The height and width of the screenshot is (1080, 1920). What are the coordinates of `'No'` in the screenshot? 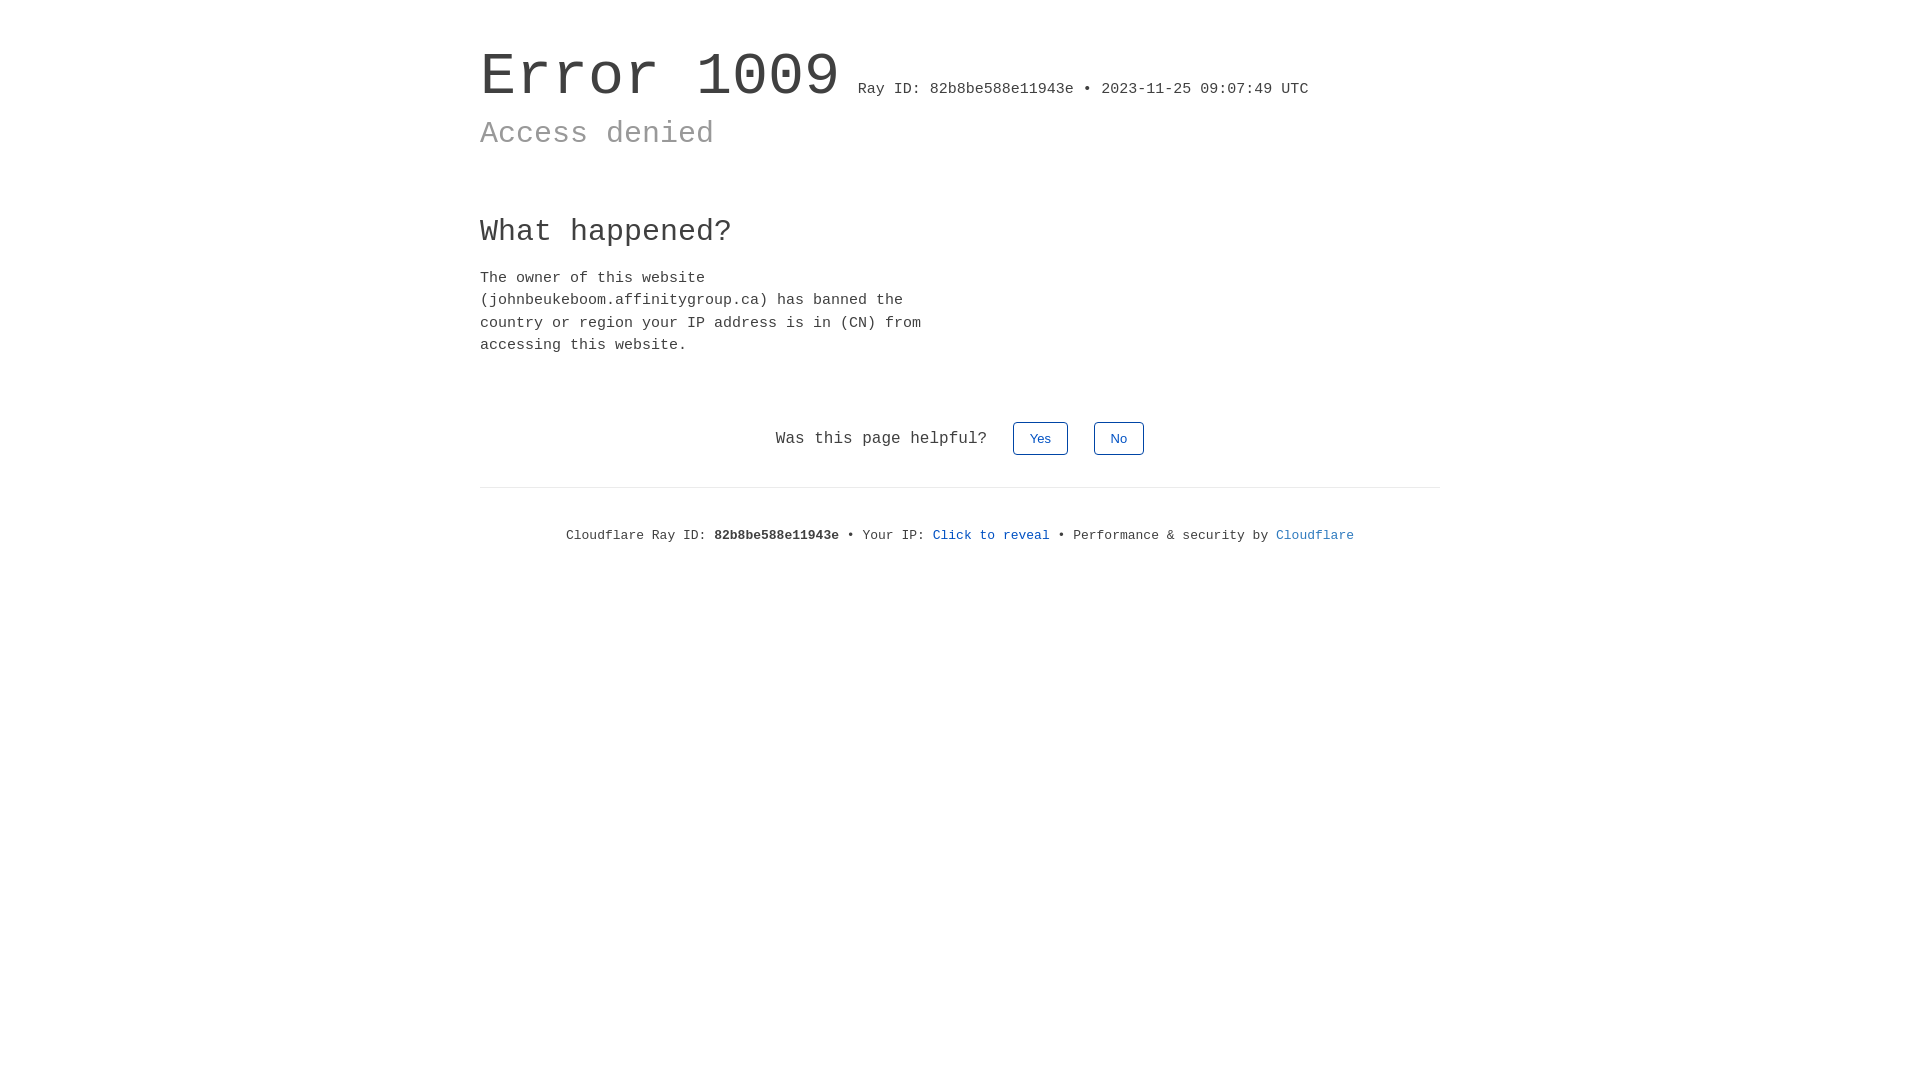 It's located at (1093, 437).